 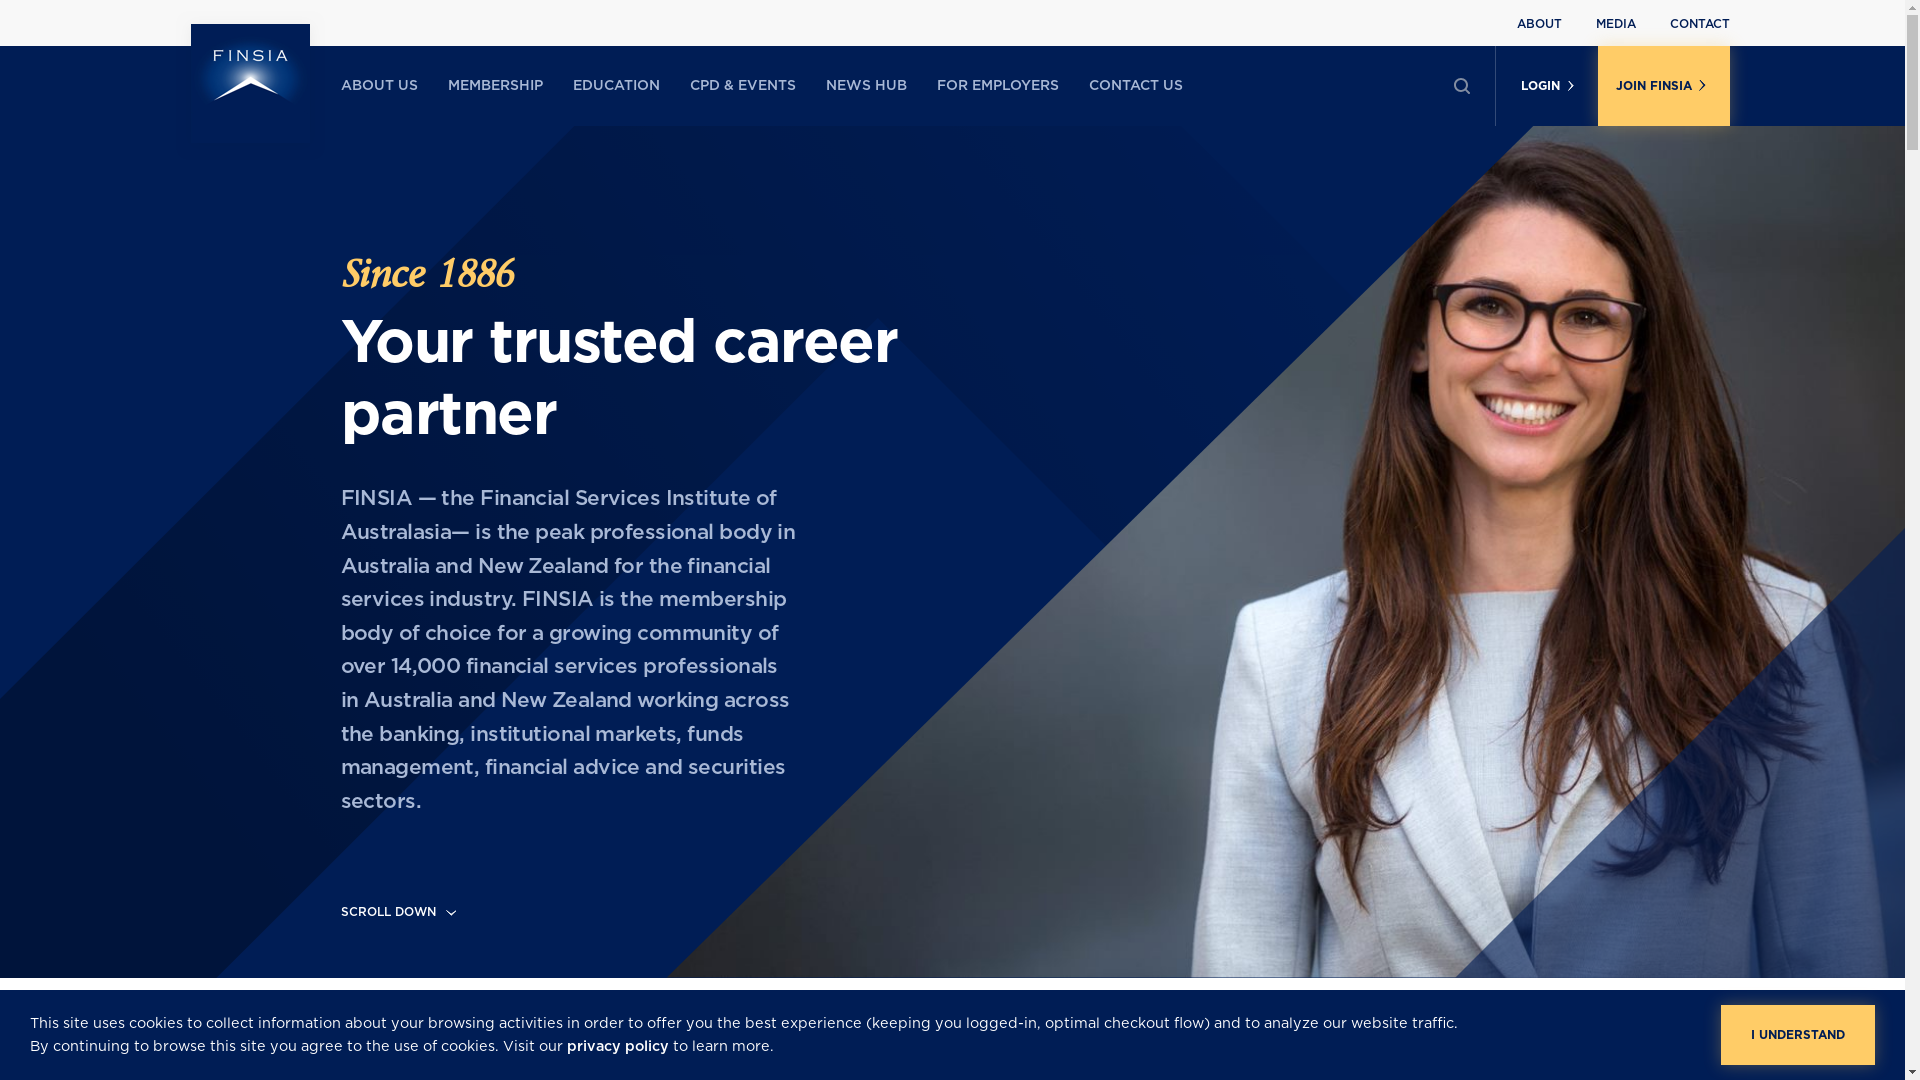 I want to click on 'EDUCATION', so click(x=614, y=84).